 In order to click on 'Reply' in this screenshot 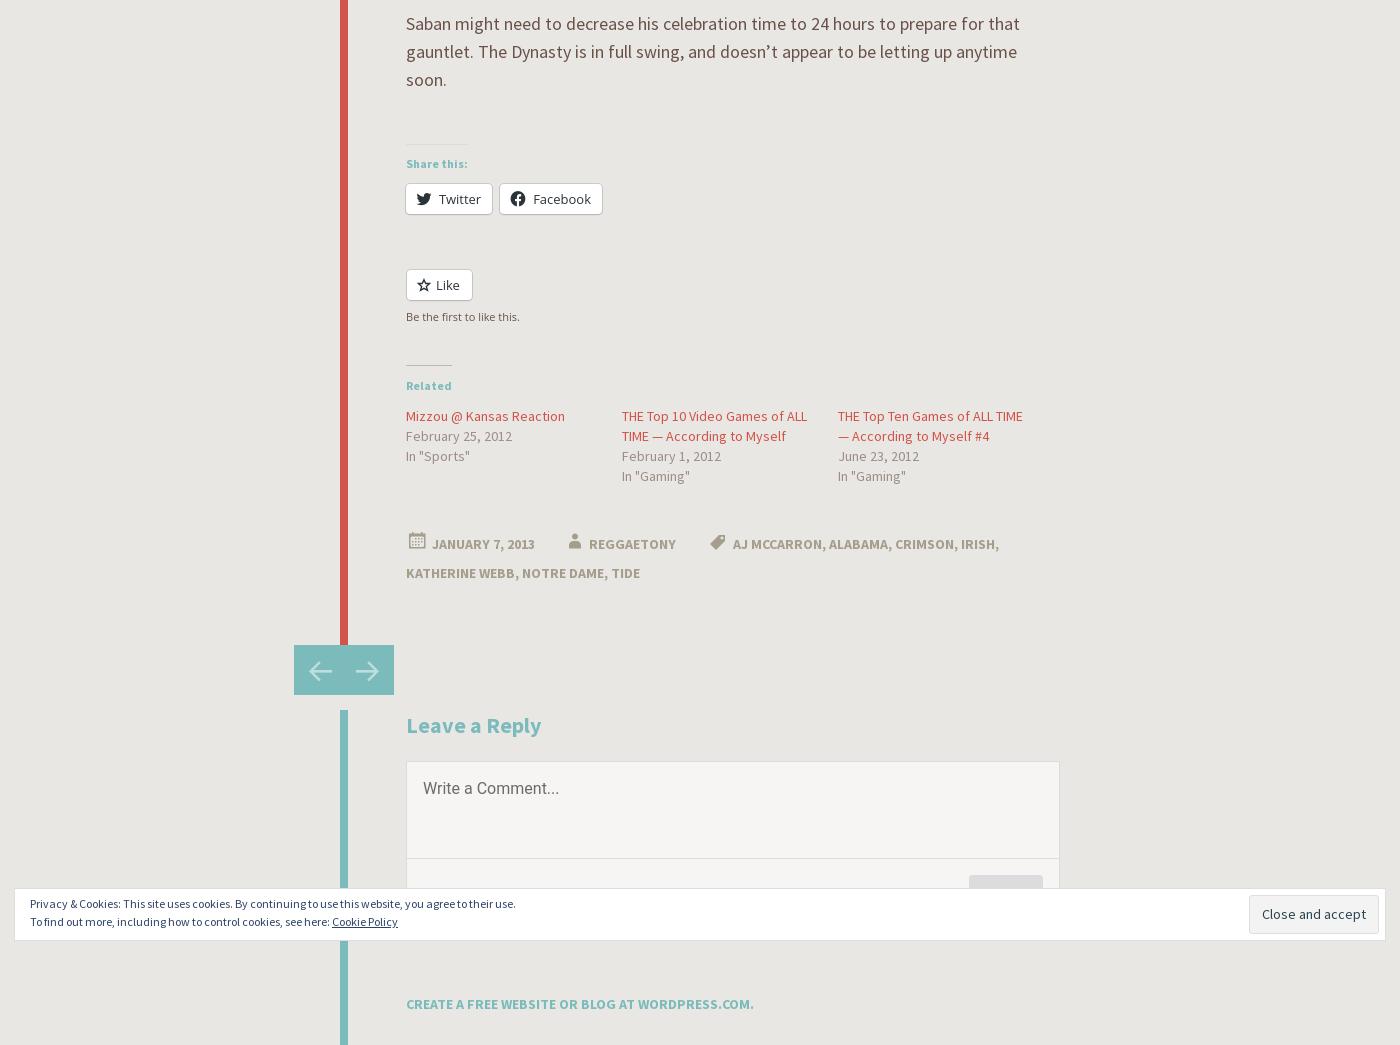, I will do `click(1005, 895)`.